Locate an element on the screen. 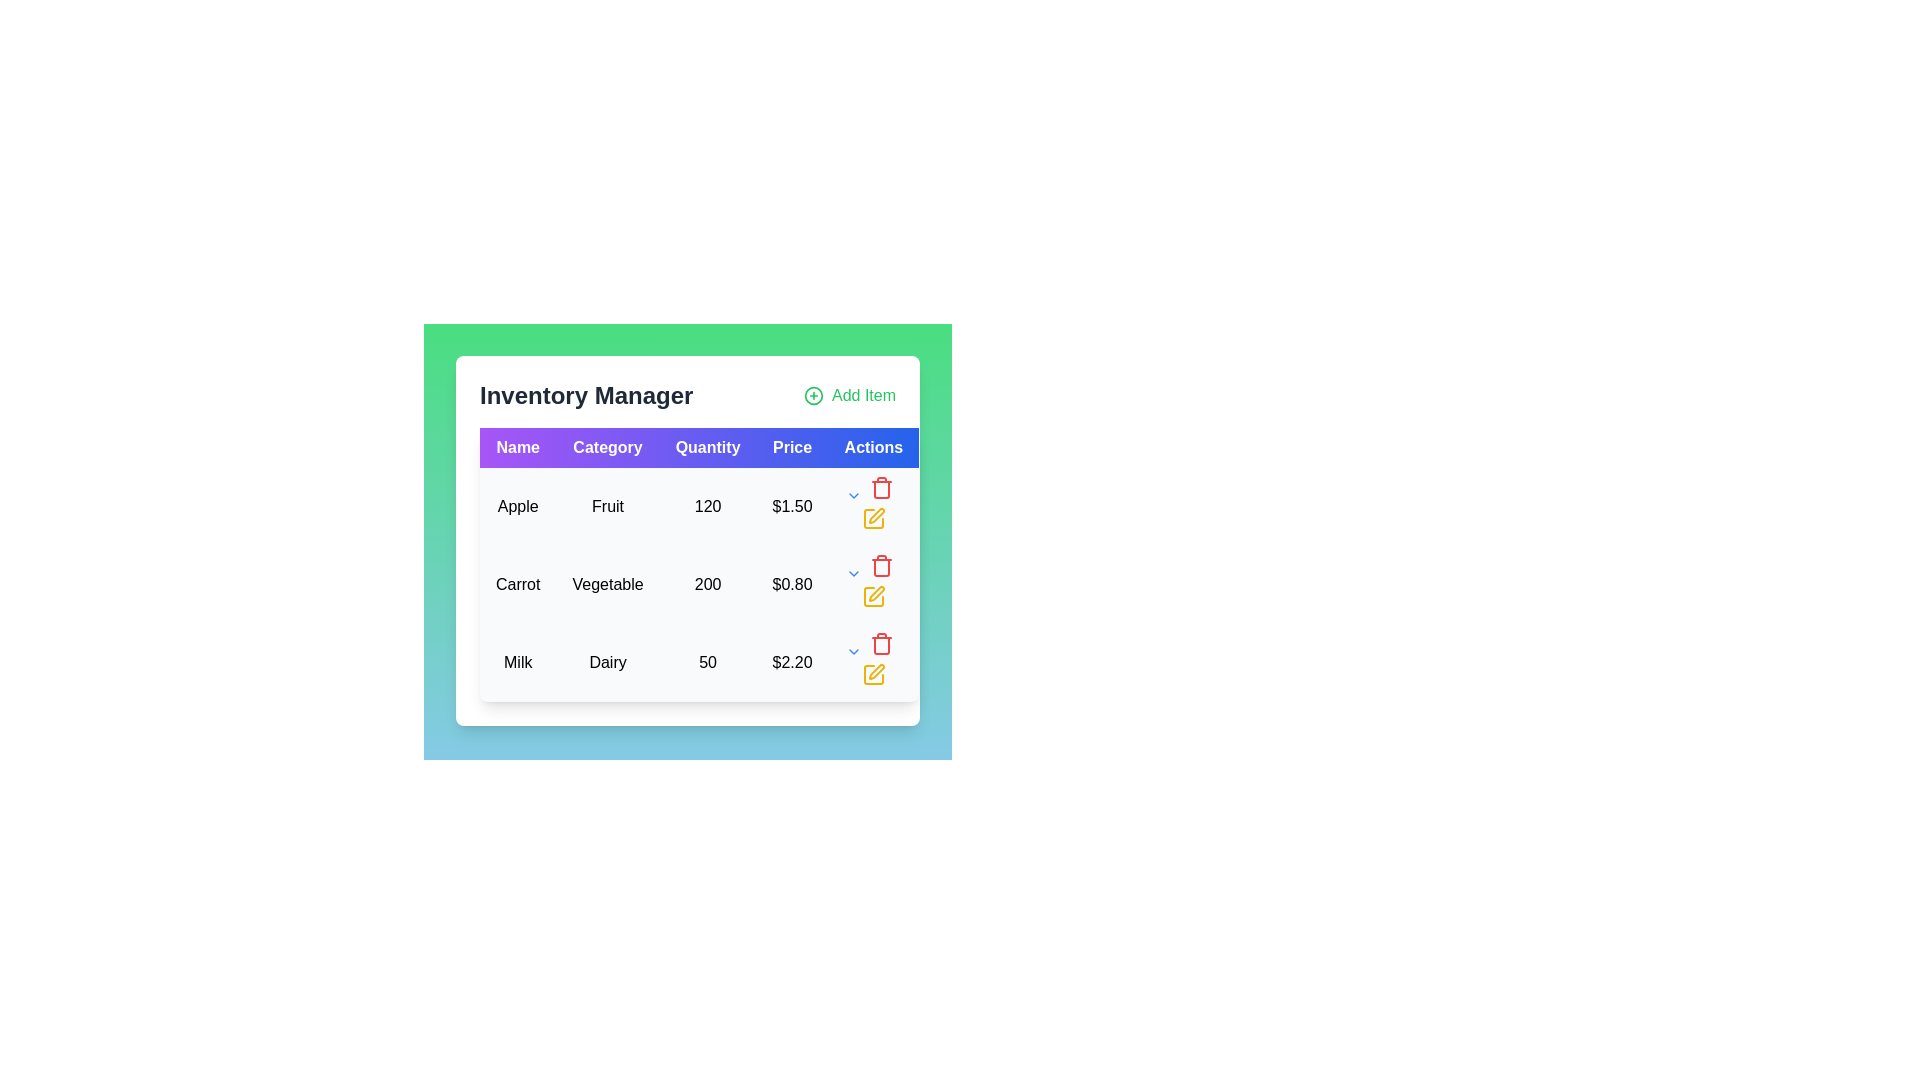  the edit icon button represented by a pencil within a square frame in the 'Actions' column of the 'Carrot' item row is located at coordinates (876, 593).